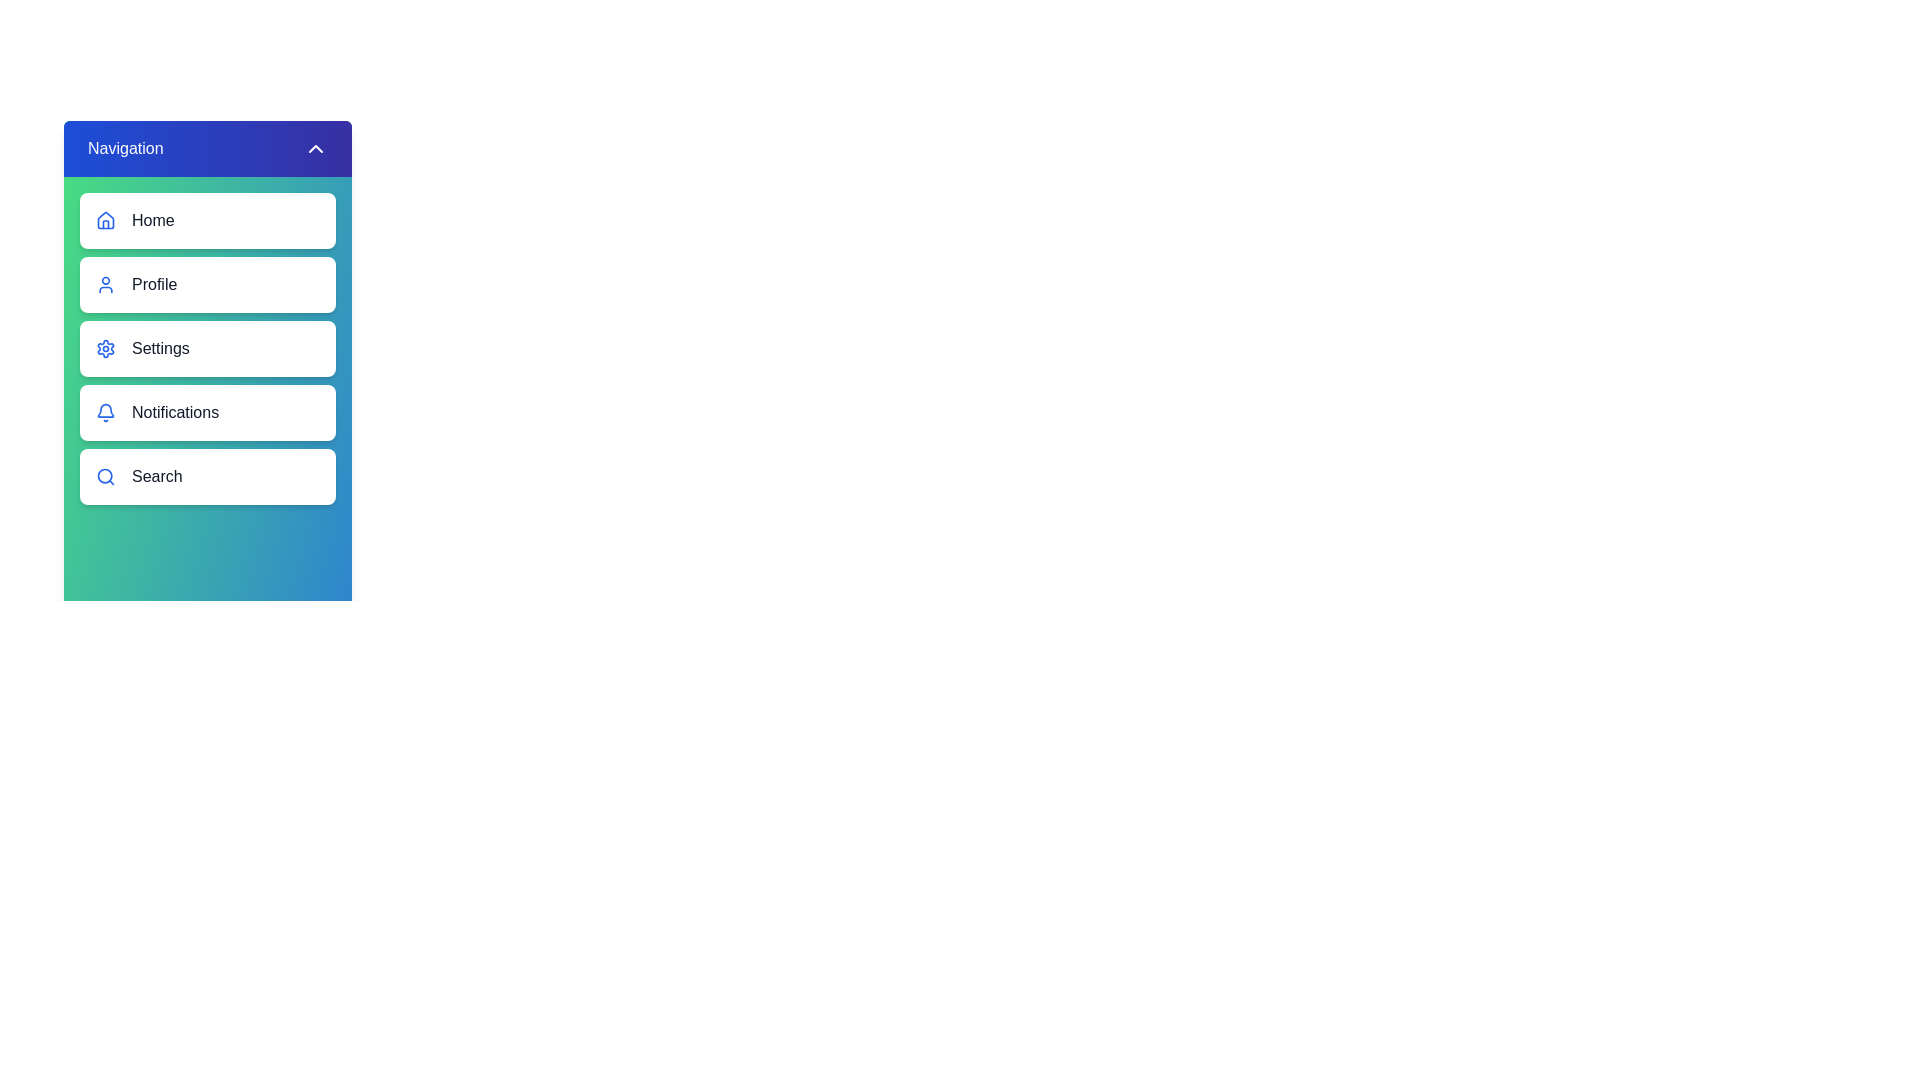  What do you see at coordinates (104, 476) in the screenshot?
I see `the circular part of the magnifying glass icon, which is nested within the 'Search' button located at the bottom of the vertical navigation menu` at bounding box center [104, 476].